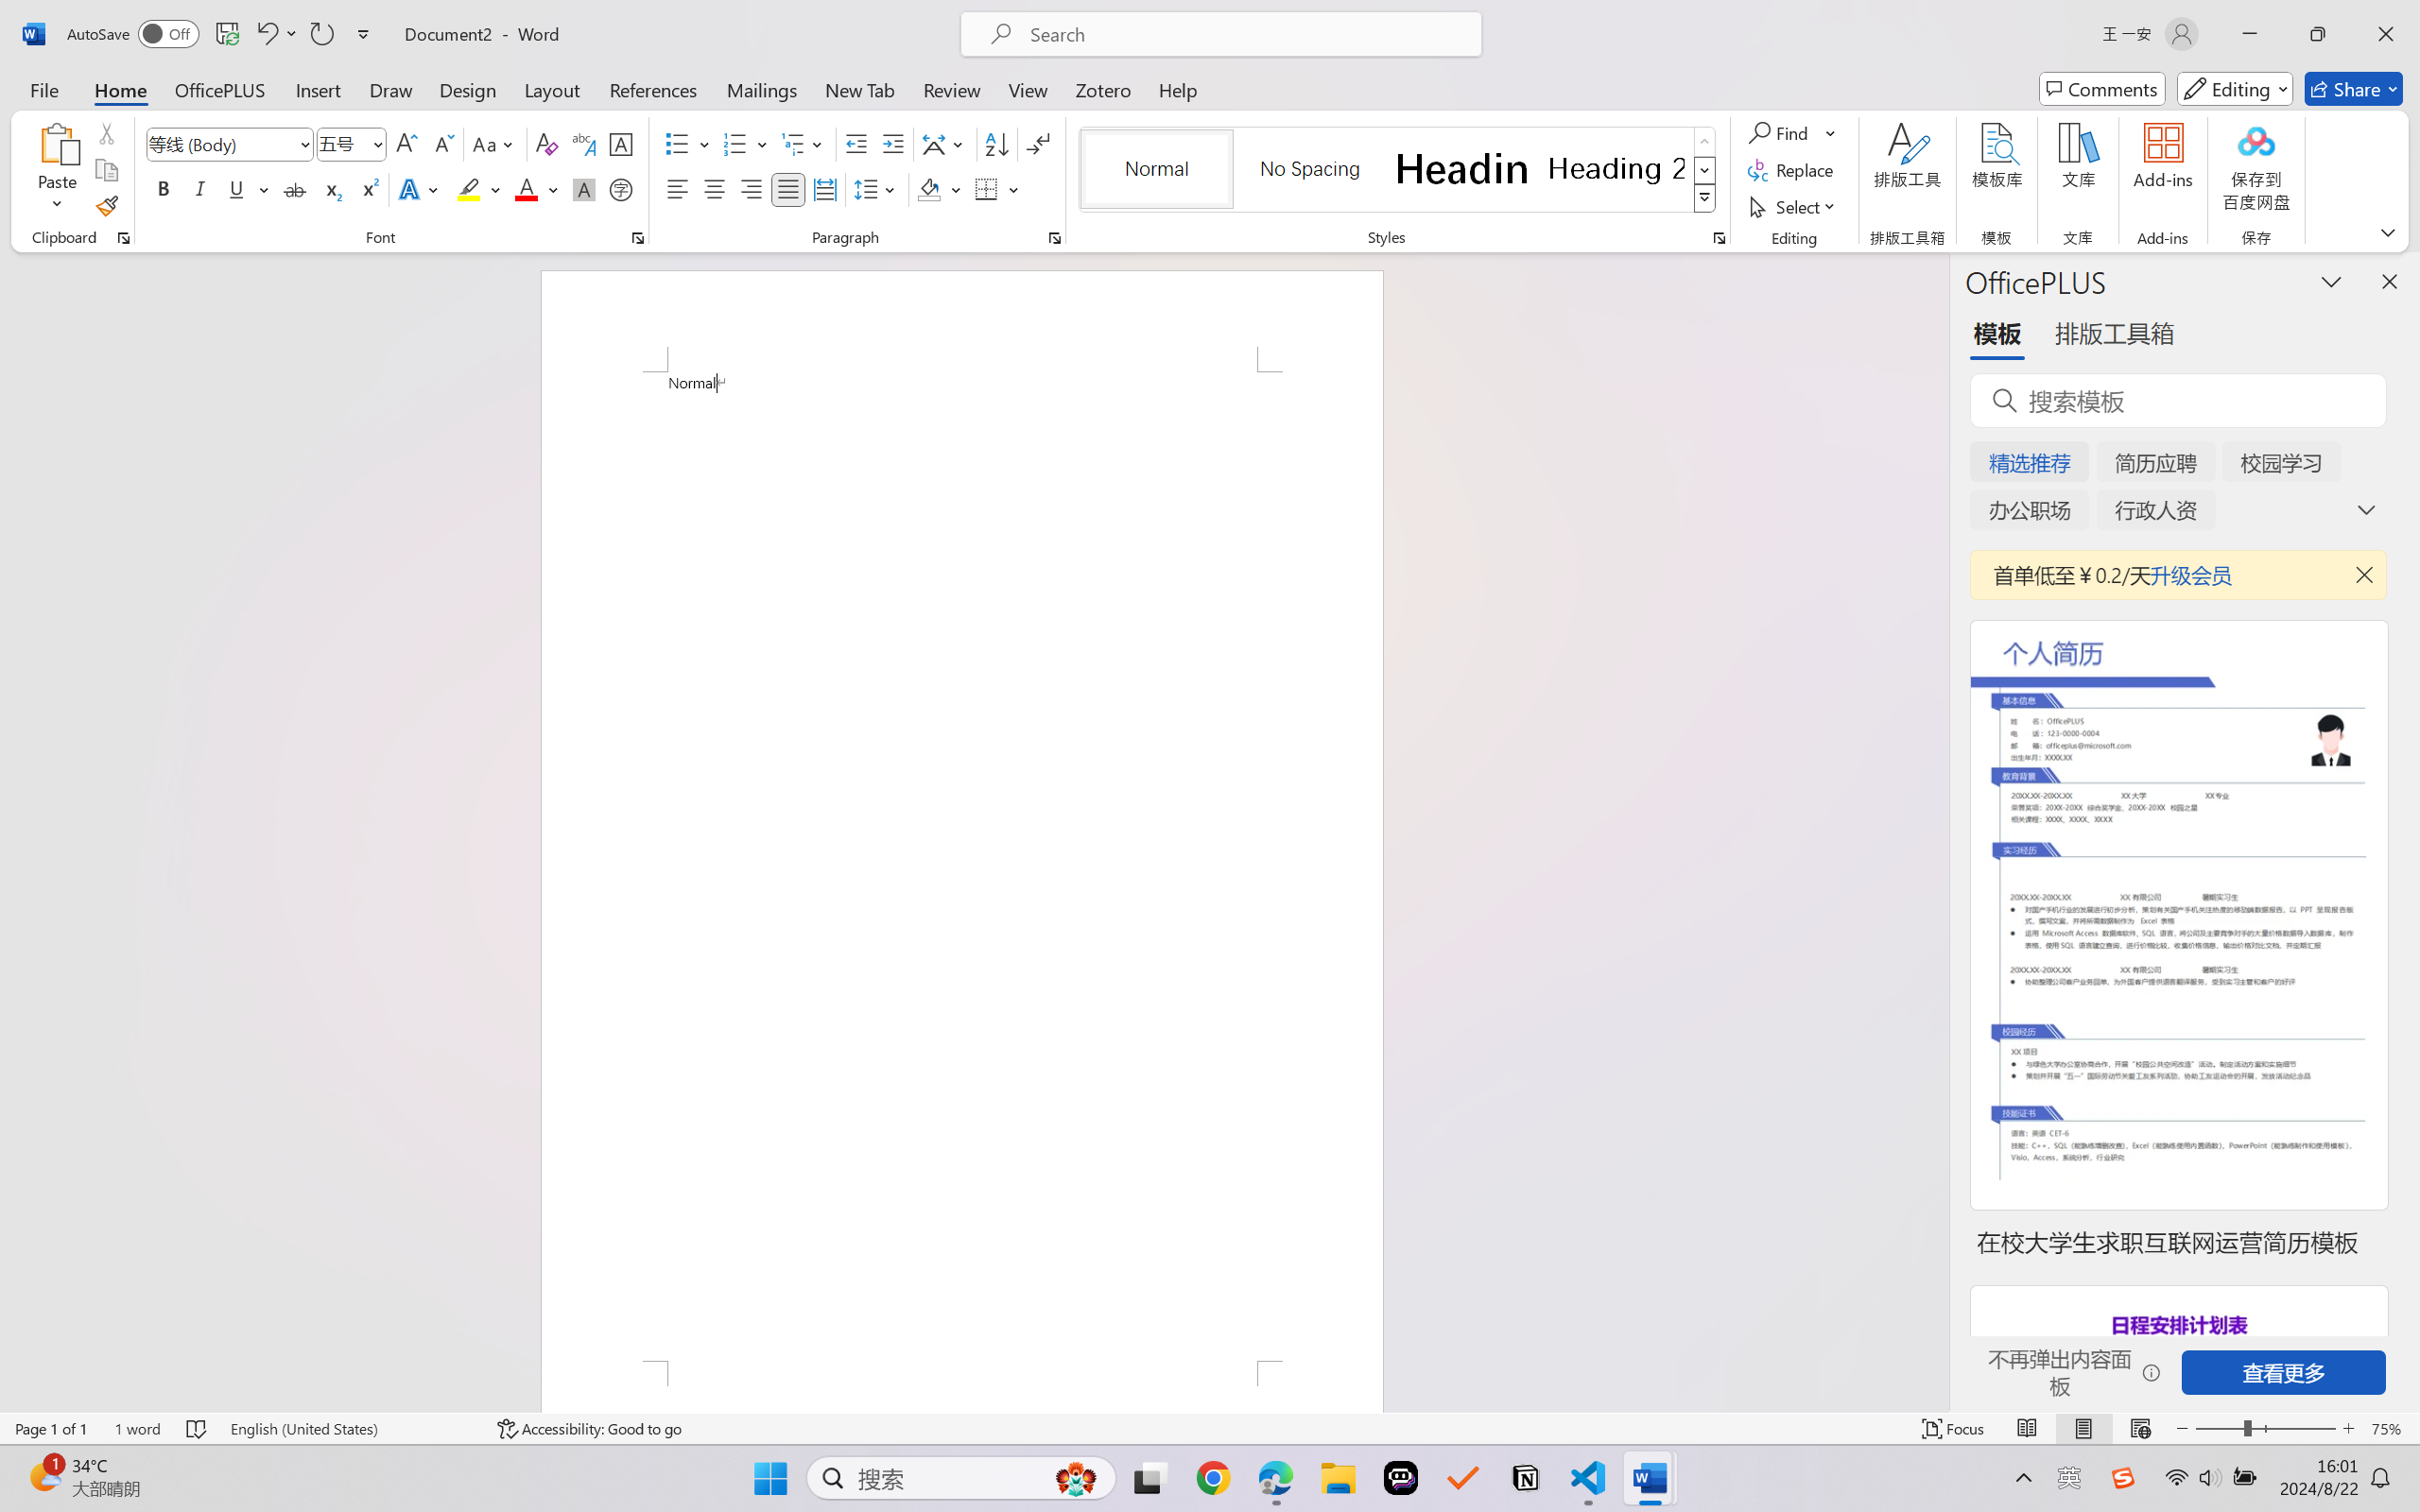 The image size is (2420, 1512). What do you see at coordinates (226, 33) in the screenshot?
I see `'Save'` at bounding box center [226, 33].